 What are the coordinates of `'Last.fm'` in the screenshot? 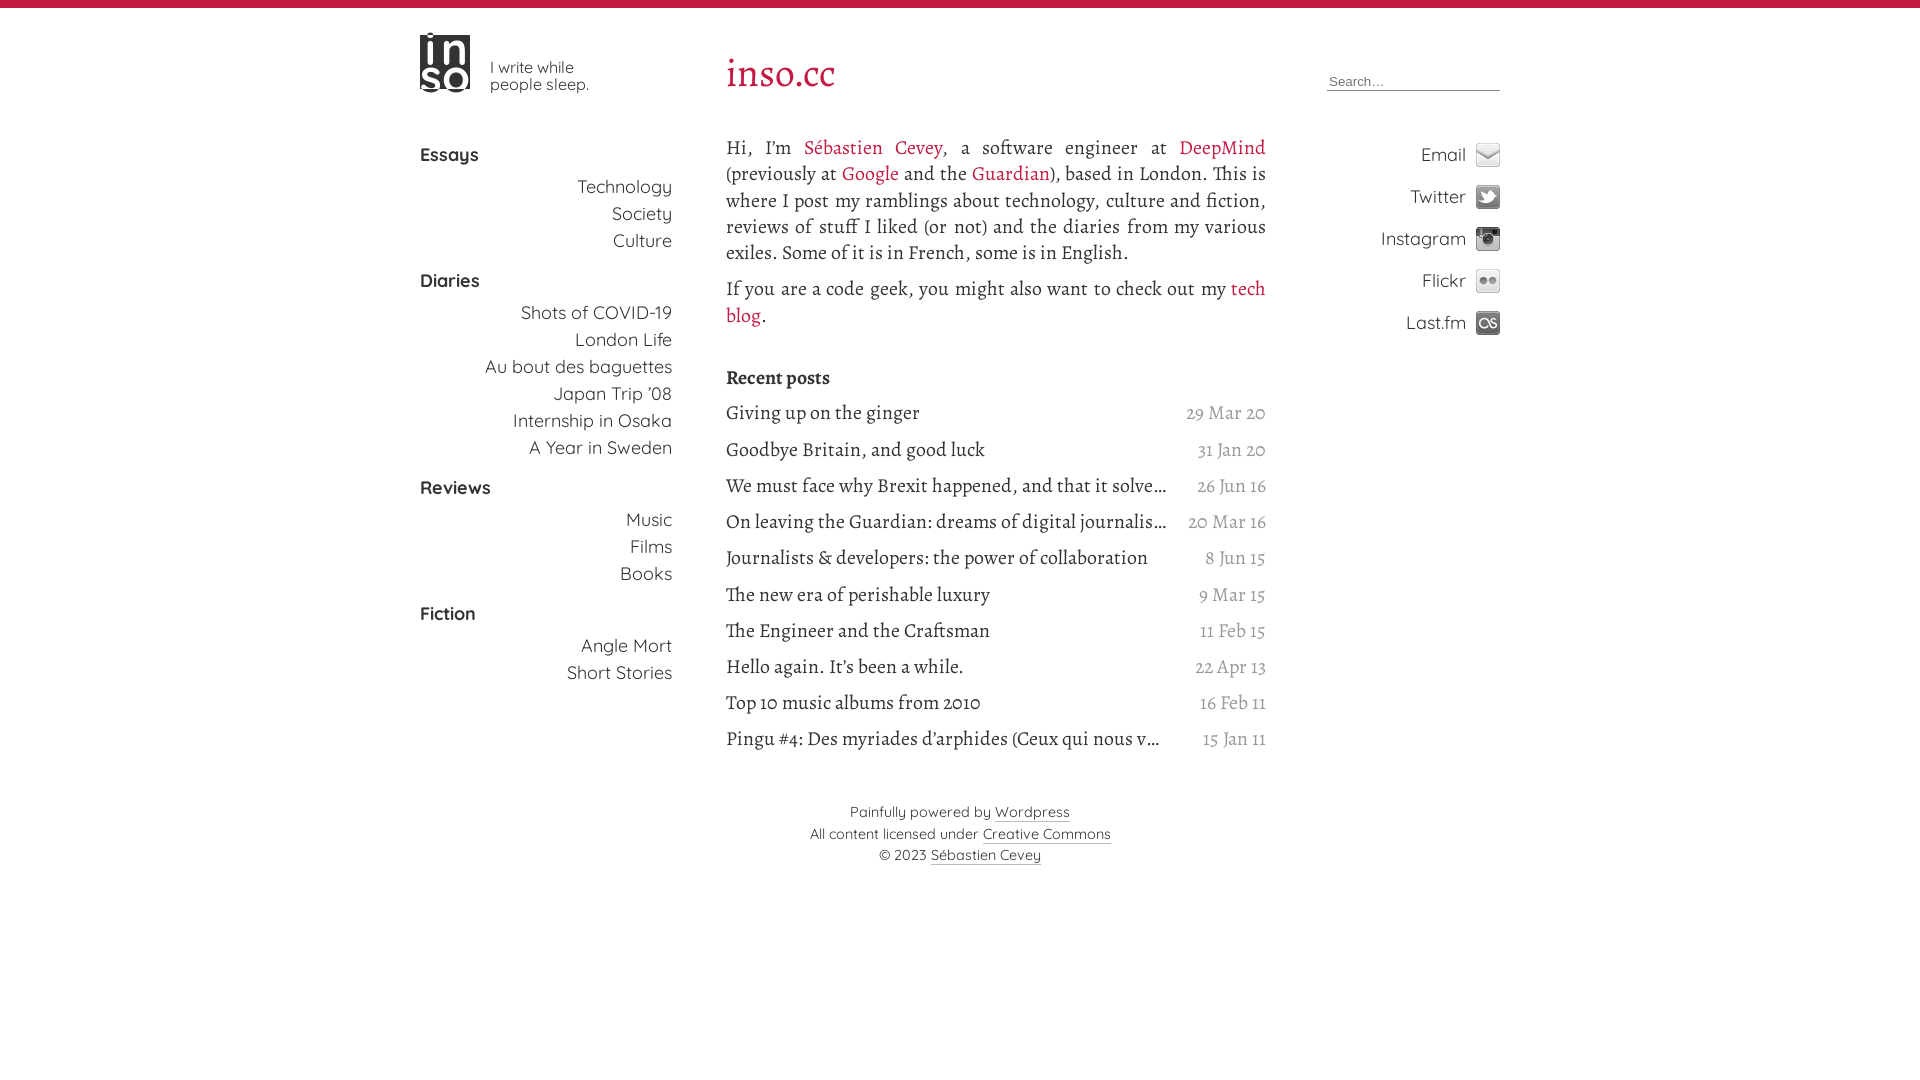 It's located at (1470, 322).